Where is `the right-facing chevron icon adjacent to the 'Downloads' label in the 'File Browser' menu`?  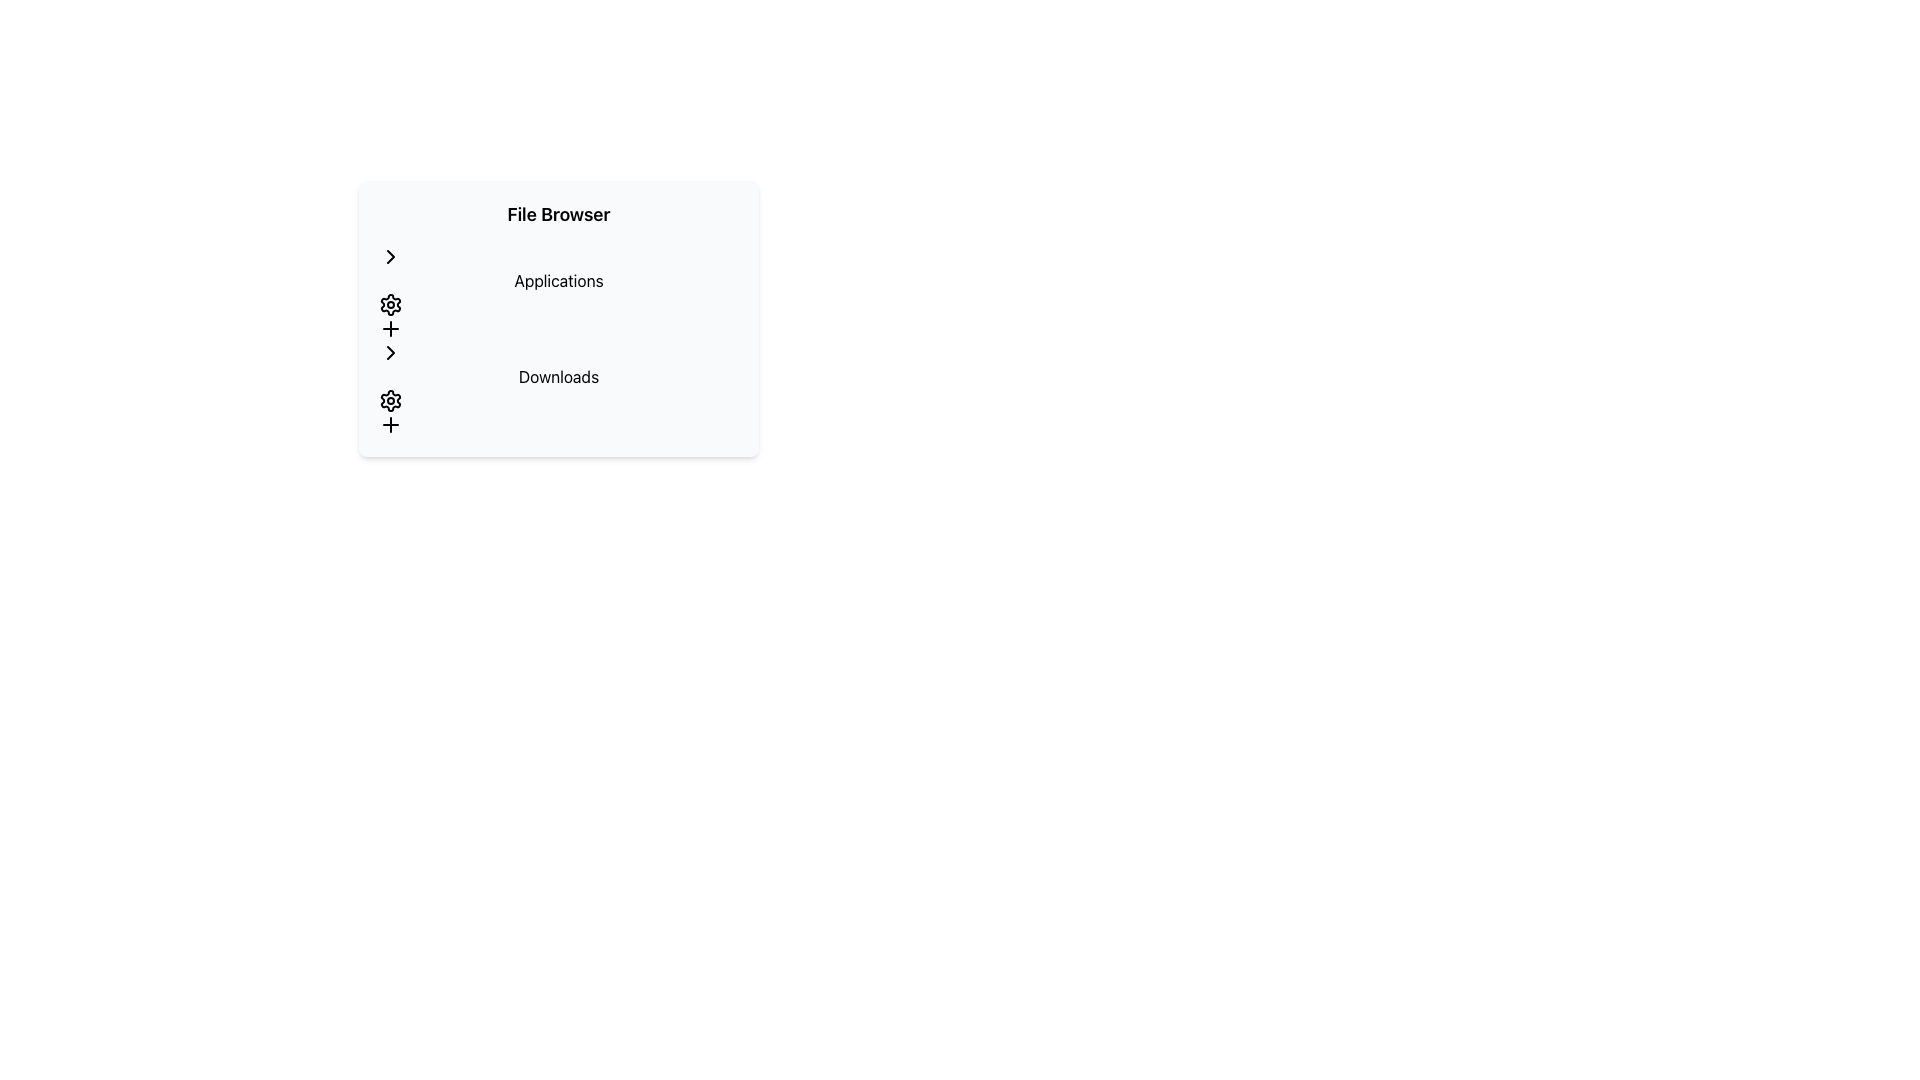
the right-facing chevron icon adjacent to the 'Downloads' label in the 'File Browser' menu is located at coordinates (390, 352).